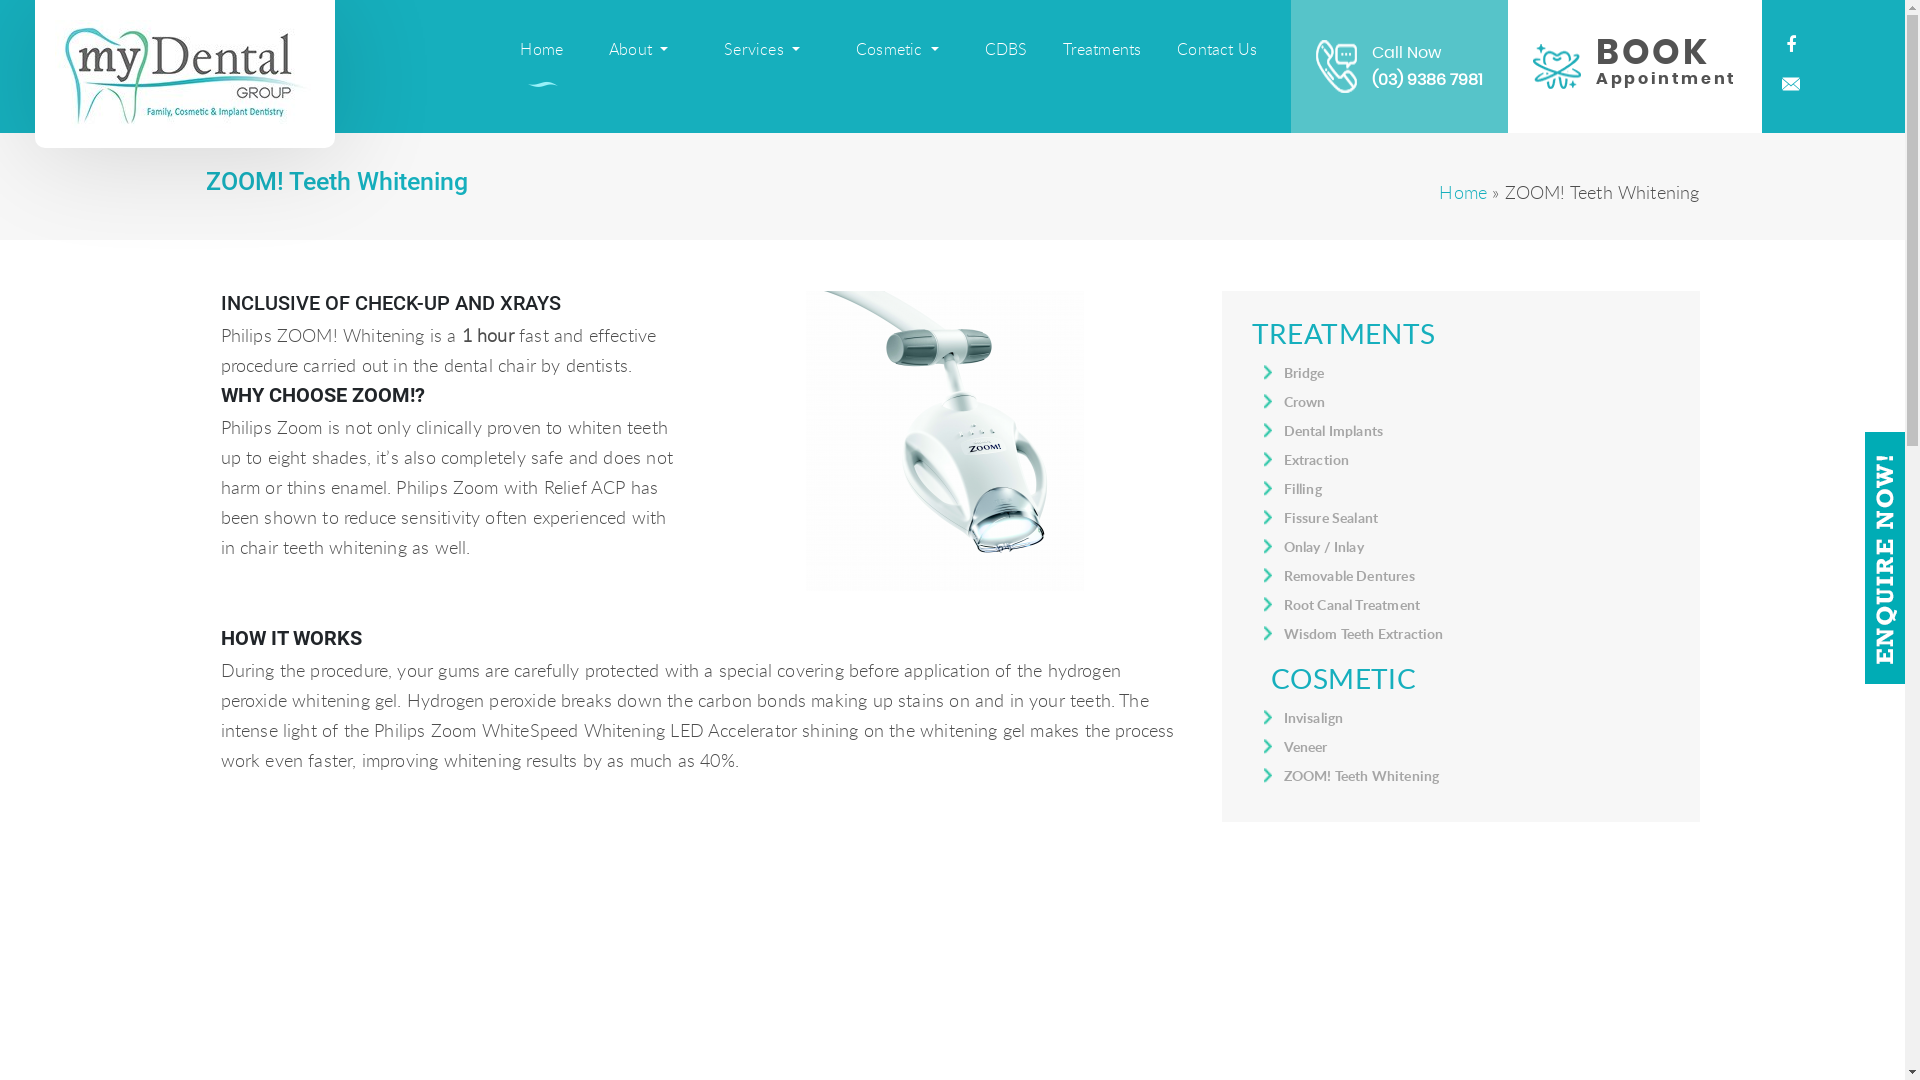 The height and width of the screenshot is (1080, 1920). I want to click on 'ZOOM! Teeth Whitening', so click(1361, 774).